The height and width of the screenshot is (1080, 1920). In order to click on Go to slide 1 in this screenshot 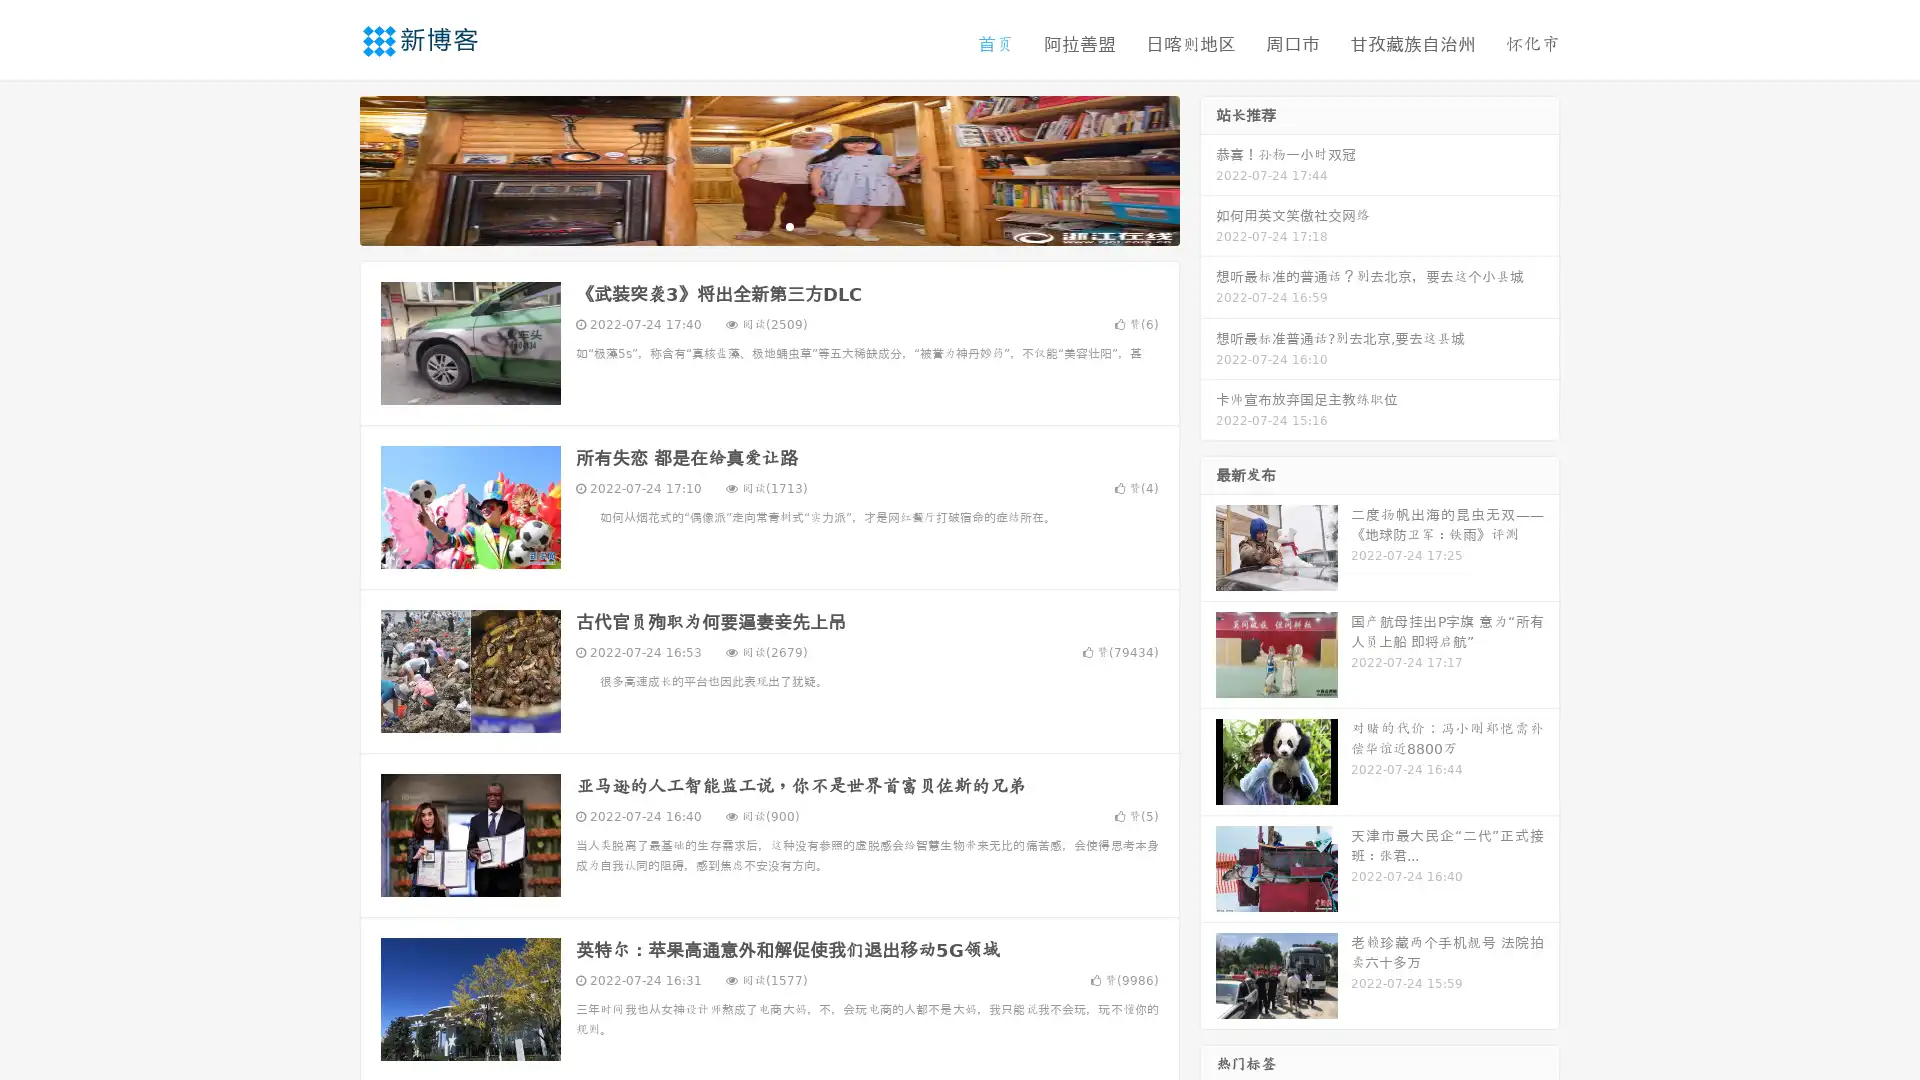, I will do `click(748, 225)`.